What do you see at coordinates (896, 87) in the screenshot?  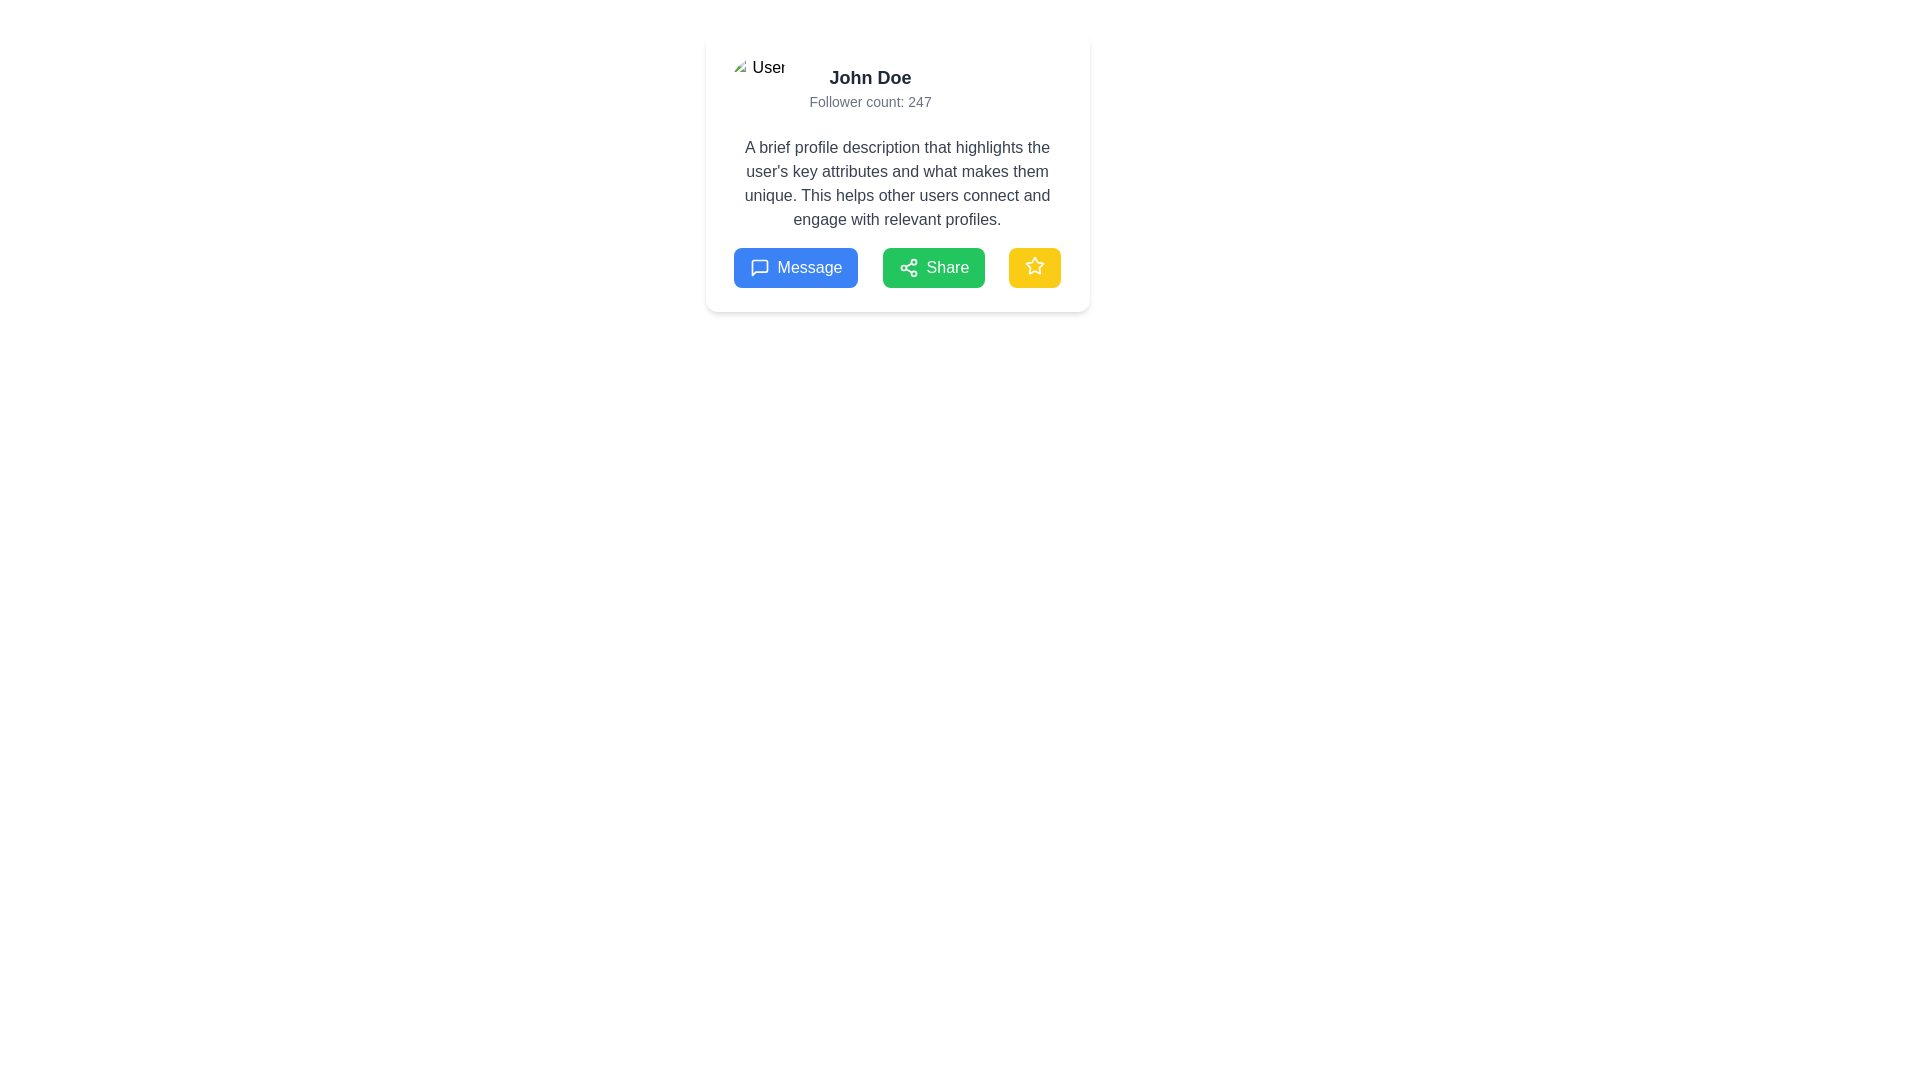 I see `the 'John Doe' text in the user profile header` at bounding box center [896, 87].